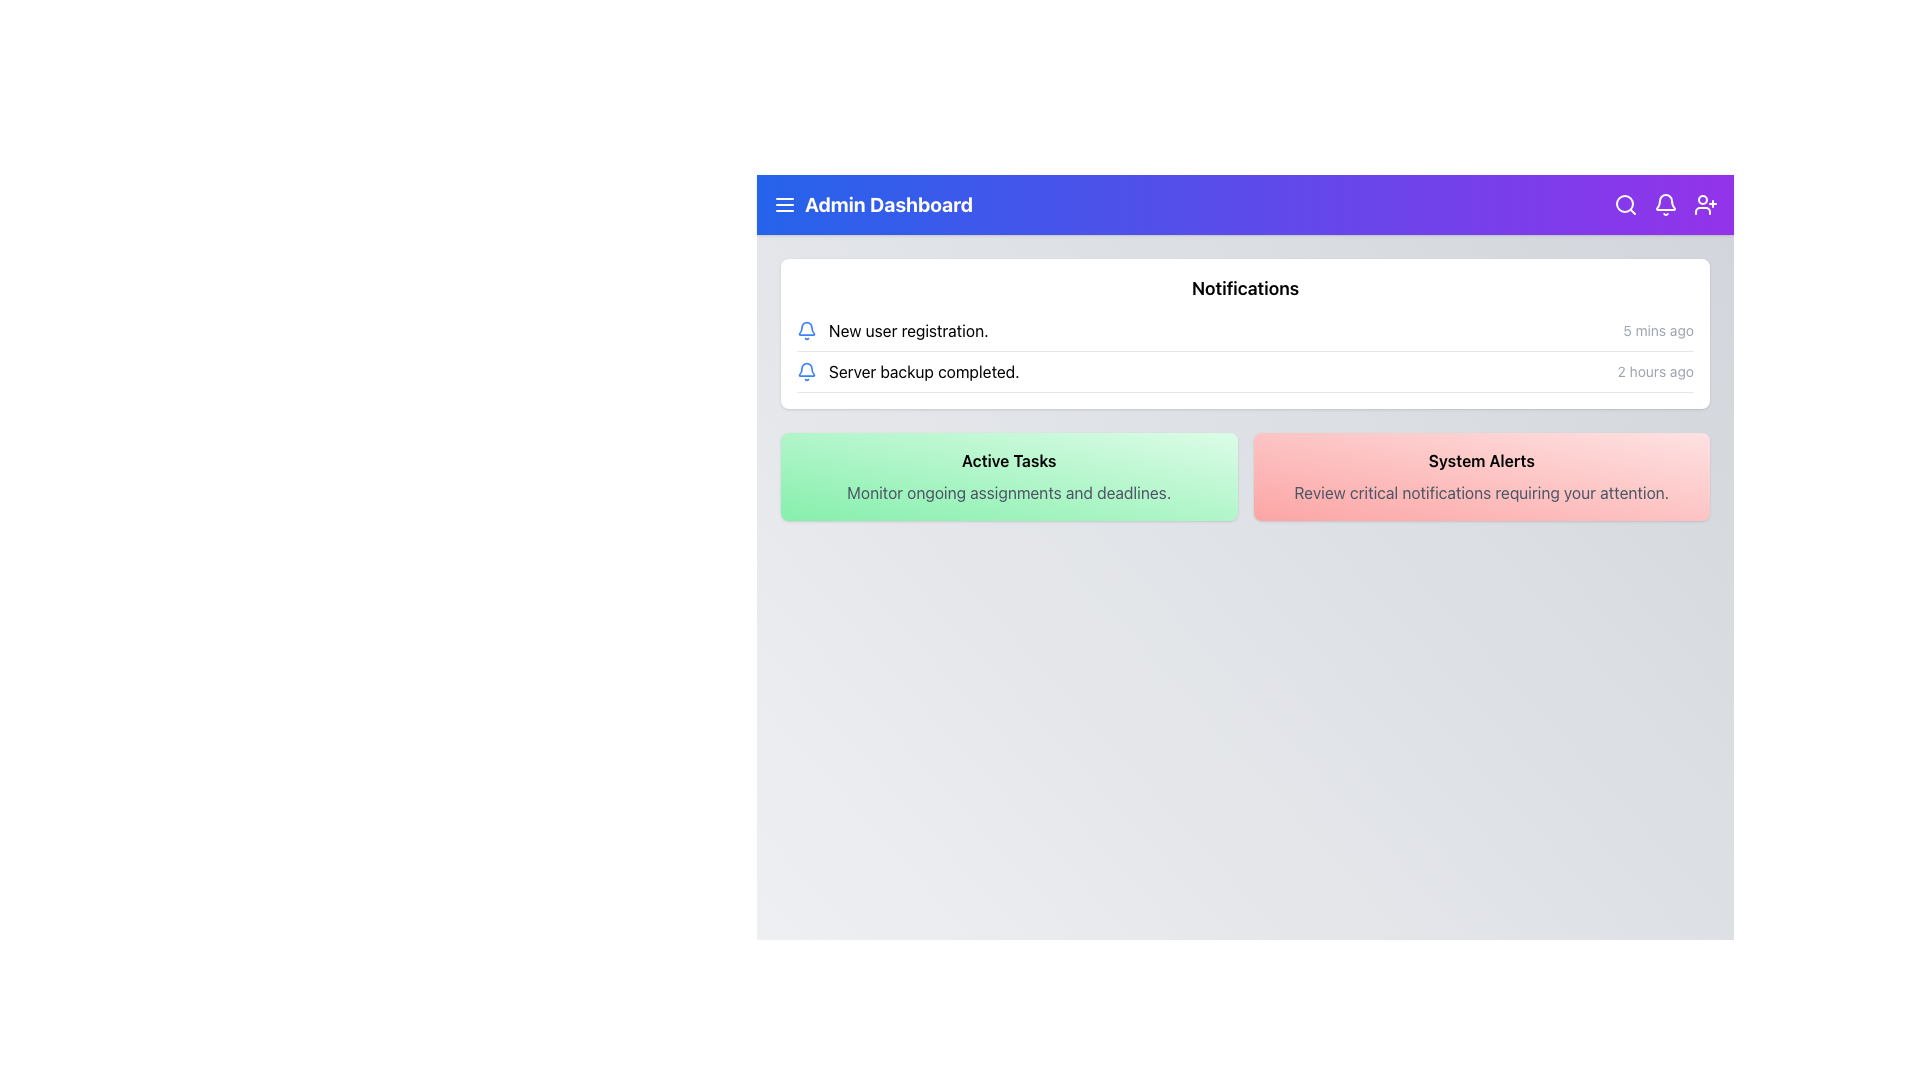  I want to click on the static text label indicating the context of the associated content within the green card, located below the 'Notifications' section, so click(1009, 461).